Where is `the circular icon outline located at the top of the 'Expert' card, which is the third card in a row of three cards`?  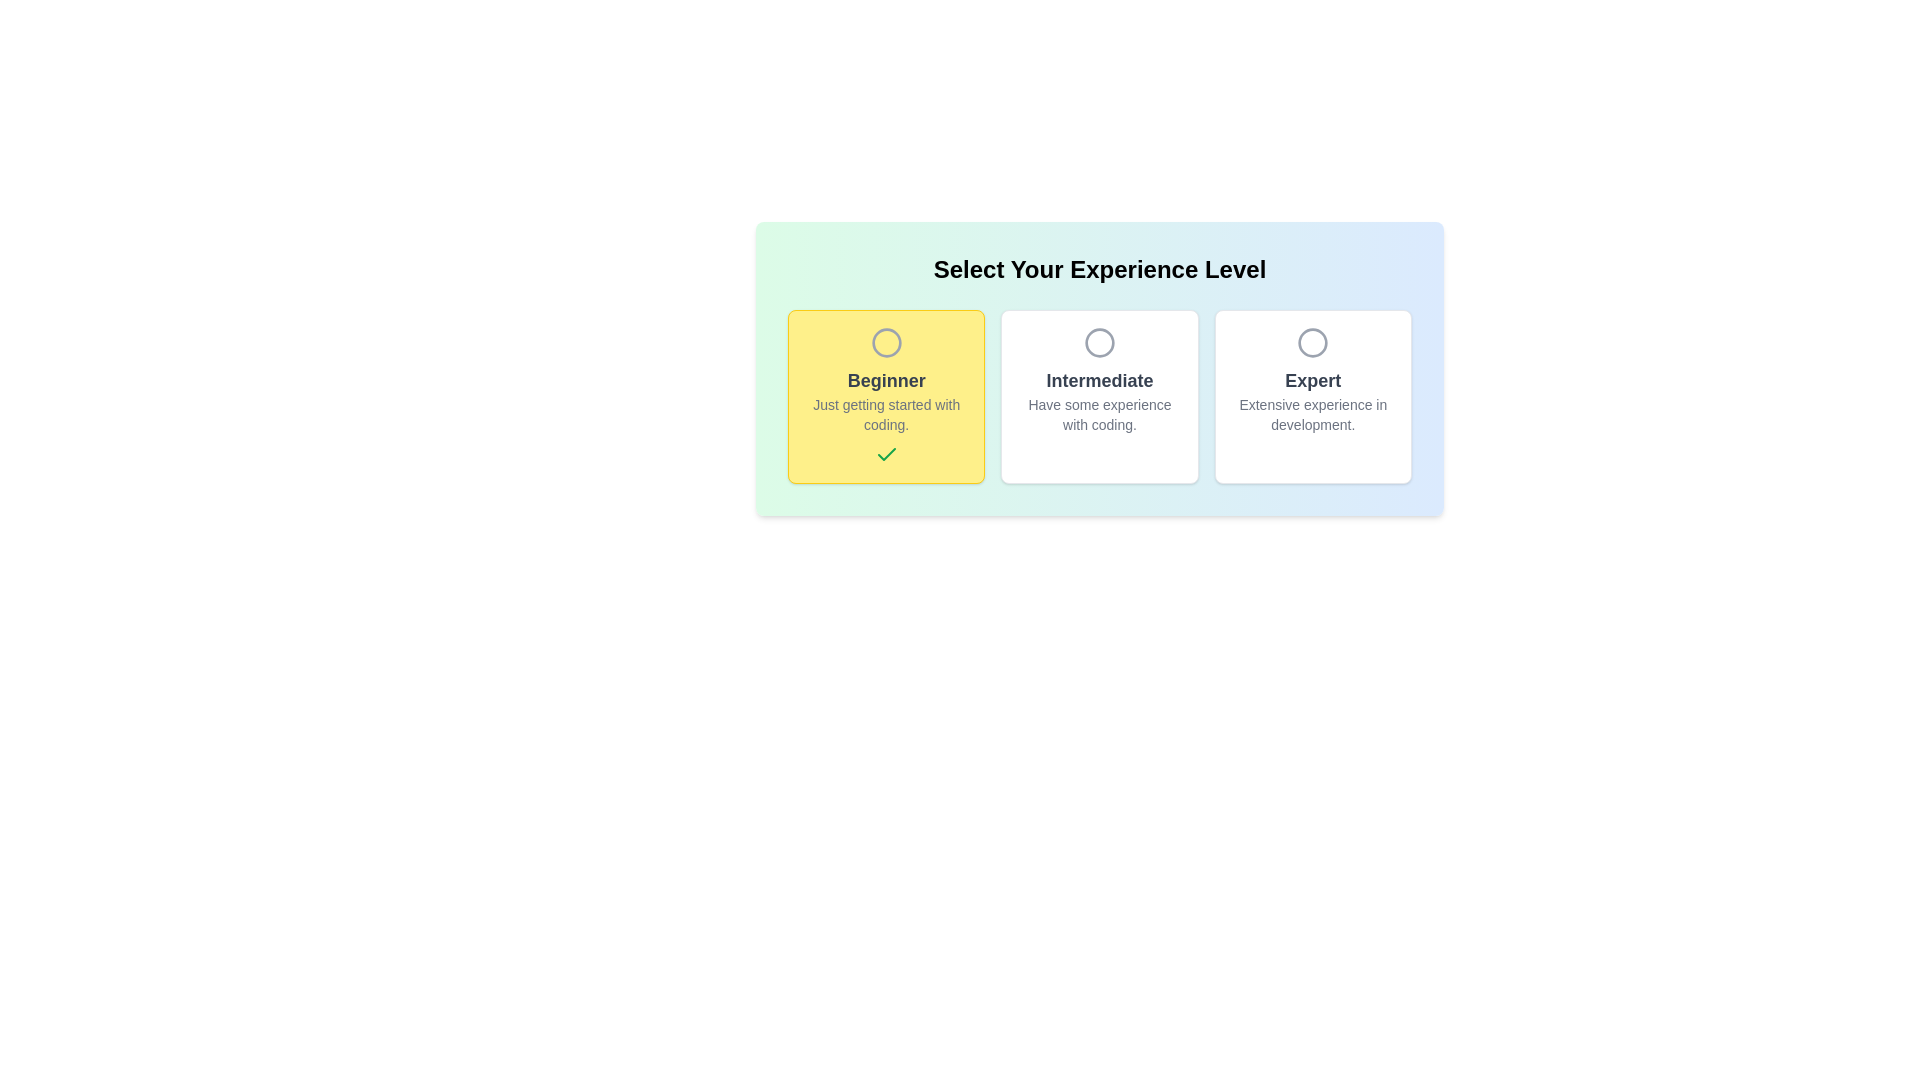
the circular icon outline located at the top of the 'Expert' card, which is the third card in a row of three cards is located at coordinates (1313, 342).